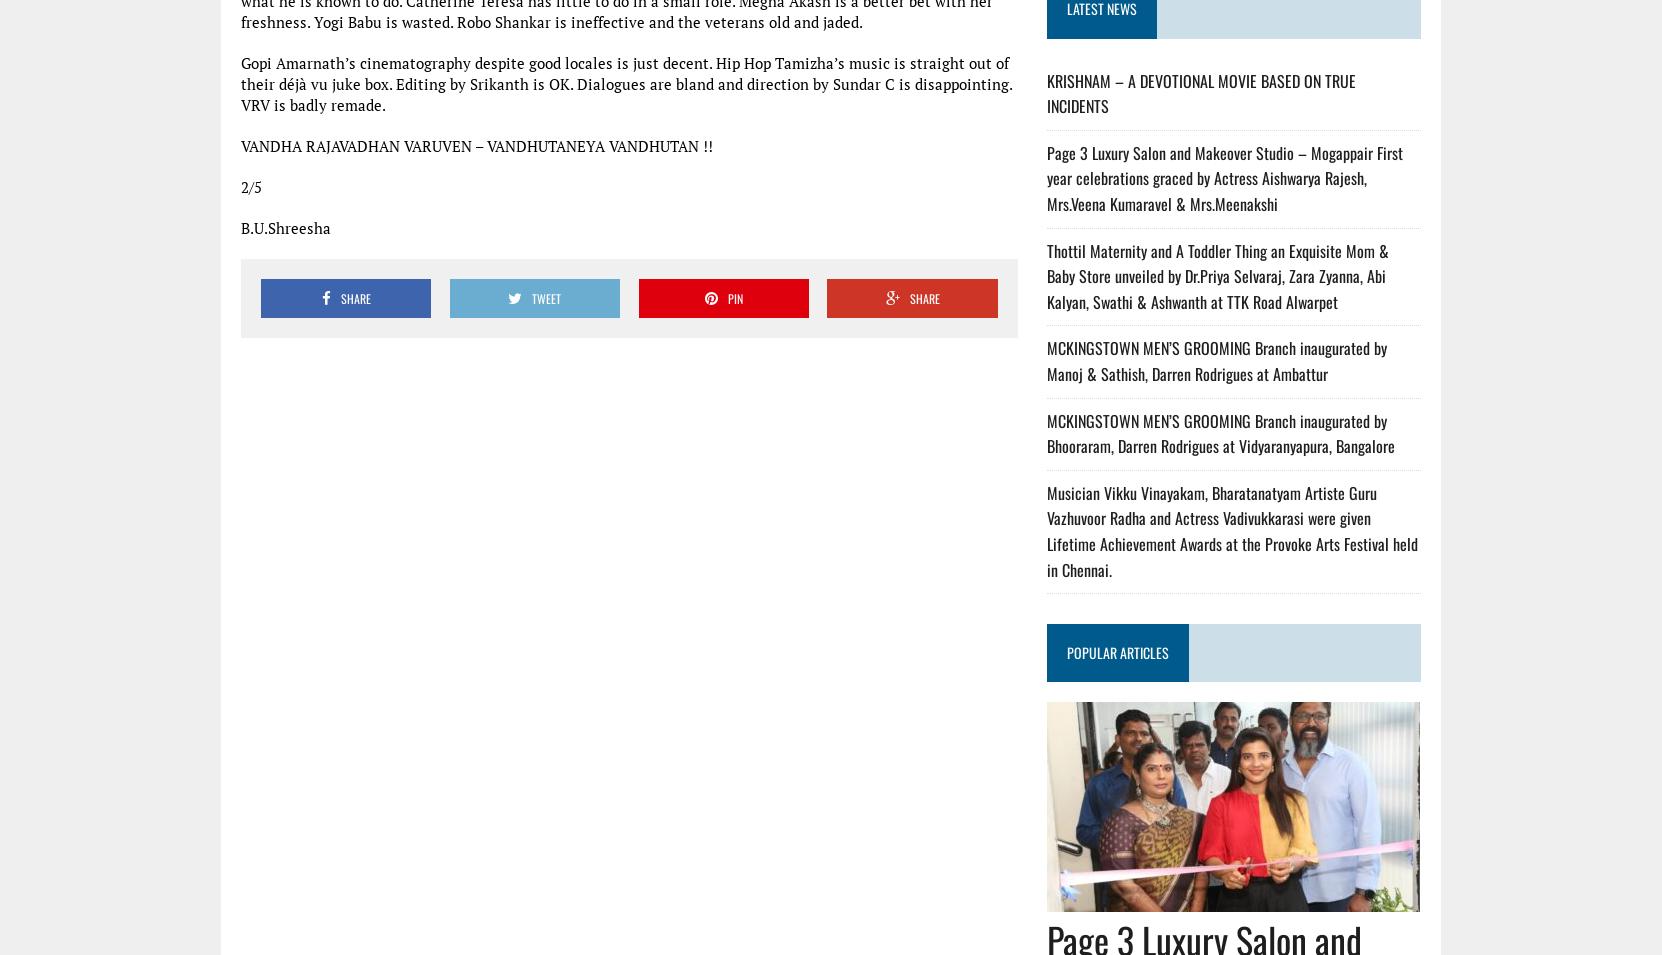 The height and width of the screenshot is (955, 1662). I want to click on 'KRISHNAM – A DEVOTIONAL MOVIE BASED ON TRUE INCIDENTS', so click(1200, 92).